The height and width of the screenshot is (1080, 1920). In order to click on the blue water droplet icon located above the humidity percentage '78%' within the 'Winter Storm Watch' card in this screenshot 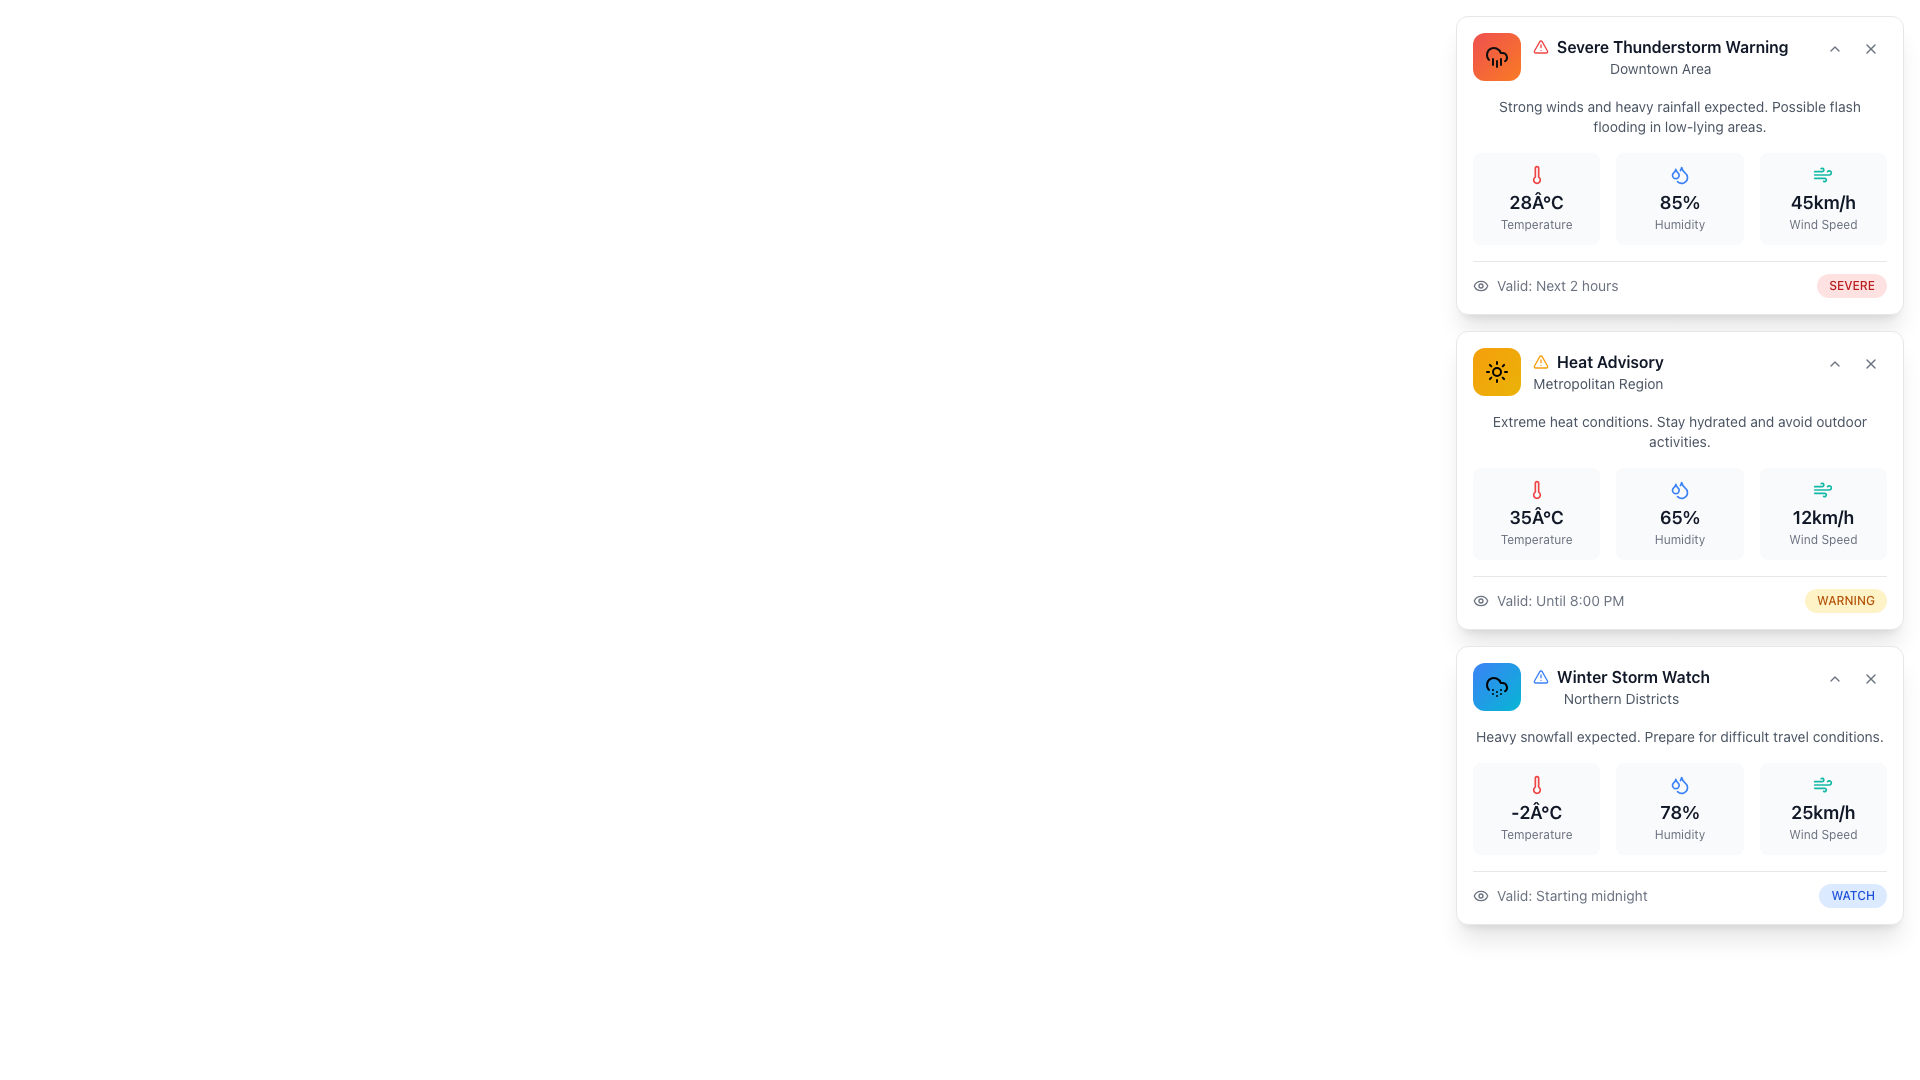, I will do `click(1680, 784)`.